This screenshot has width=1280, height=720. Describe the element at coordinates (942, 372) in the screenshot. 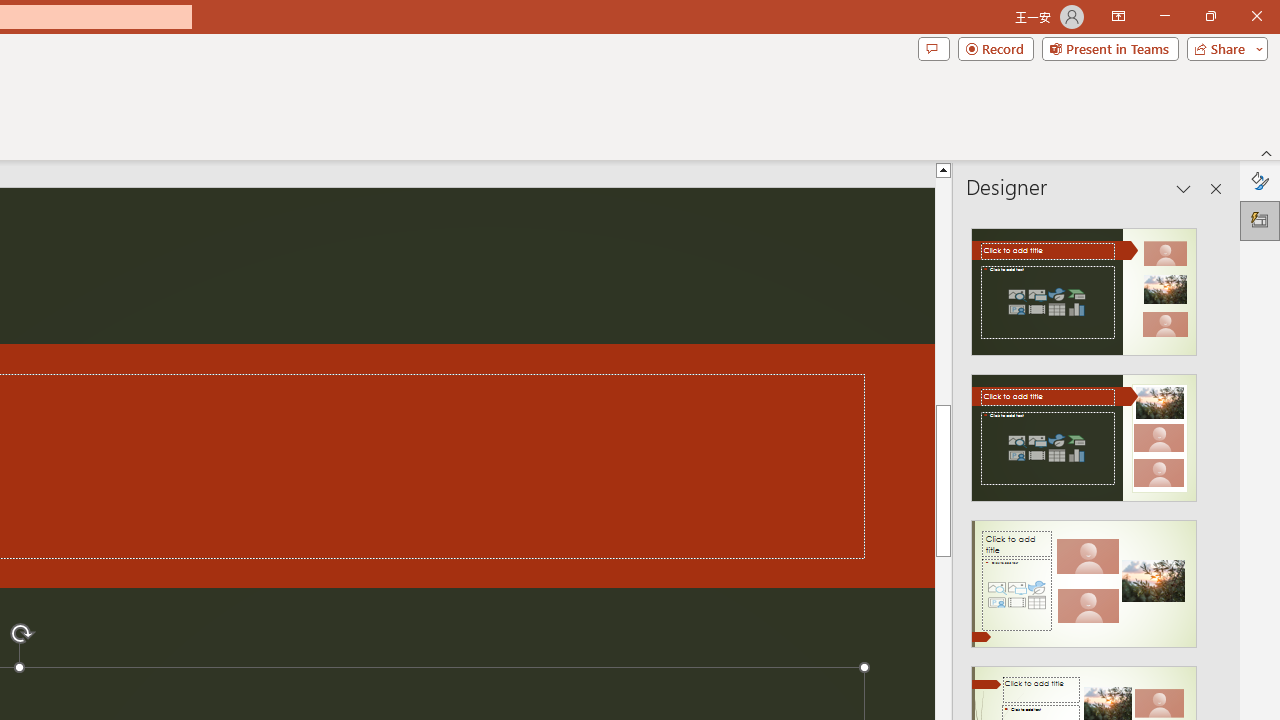

I see `'Page up'` at that location.